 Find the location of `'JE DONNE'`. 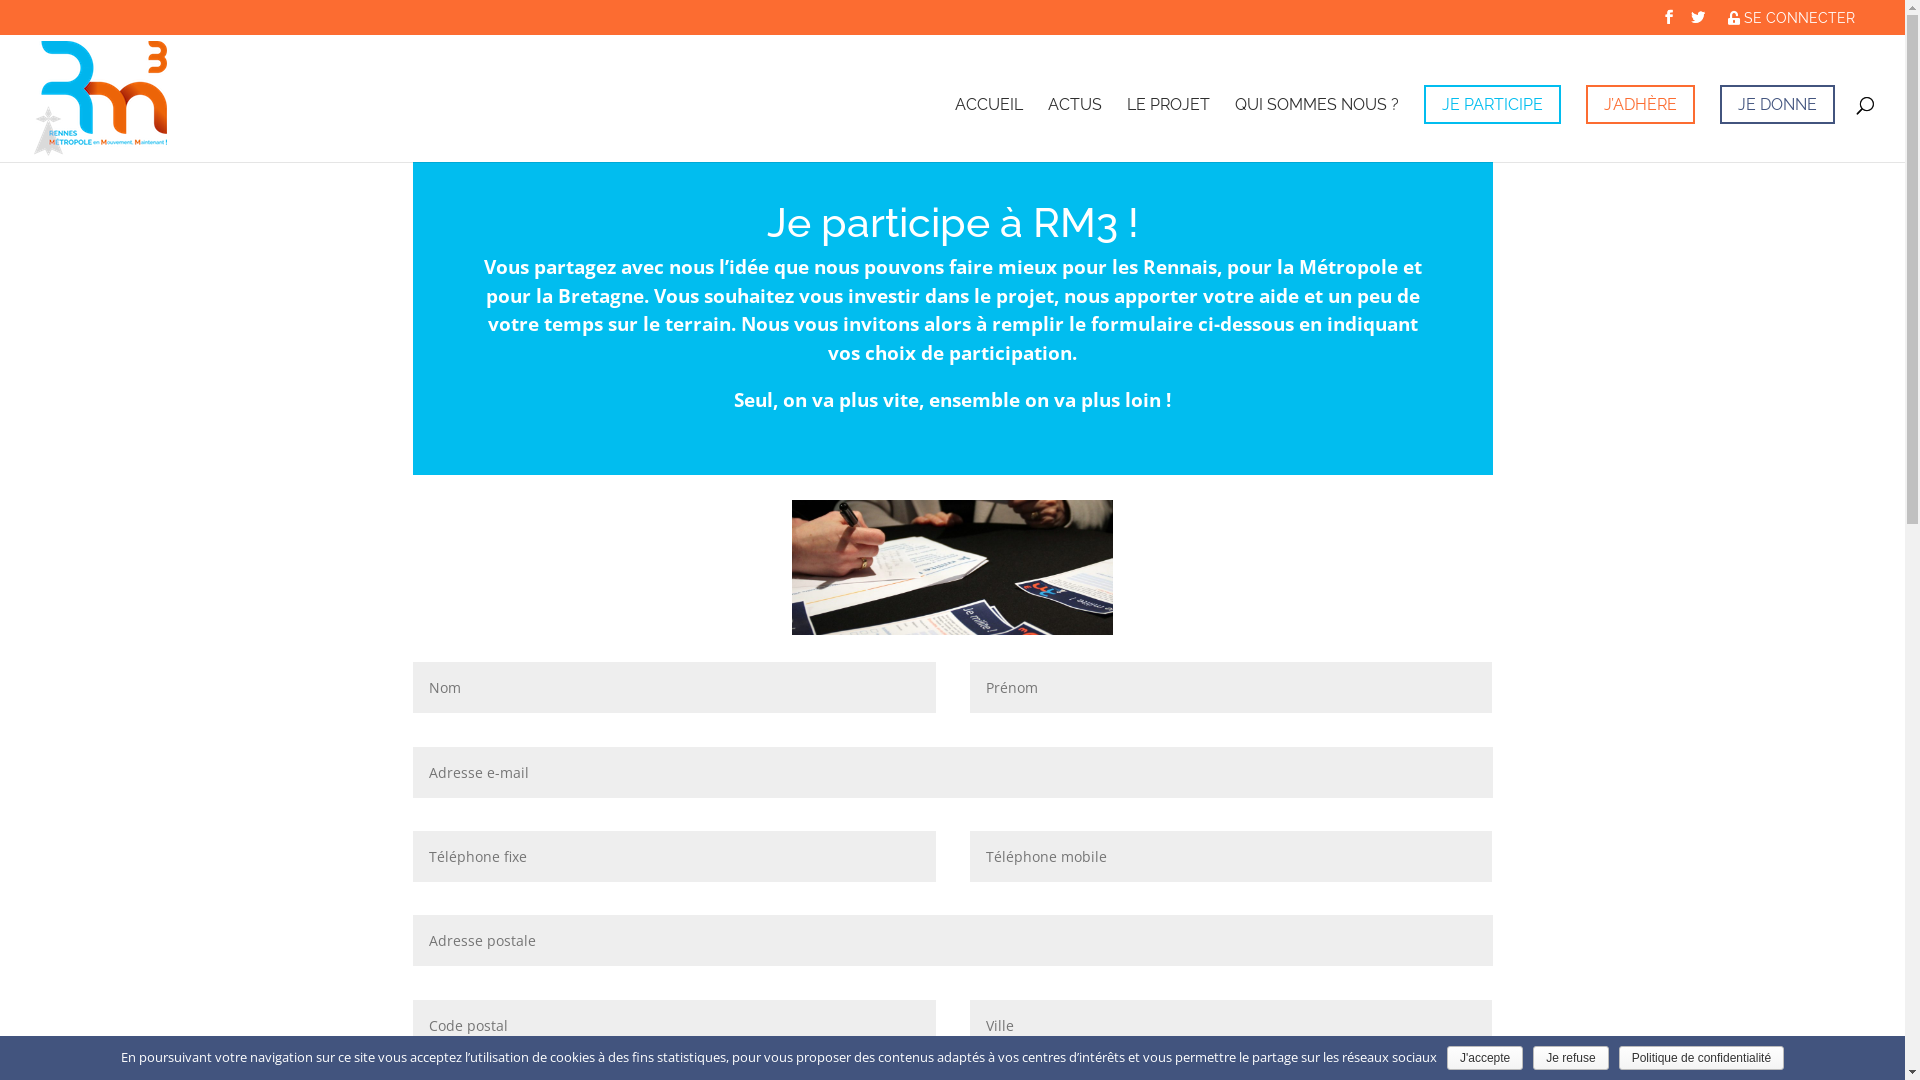

'JE DONNE' is located at coordinates (1777, 104).